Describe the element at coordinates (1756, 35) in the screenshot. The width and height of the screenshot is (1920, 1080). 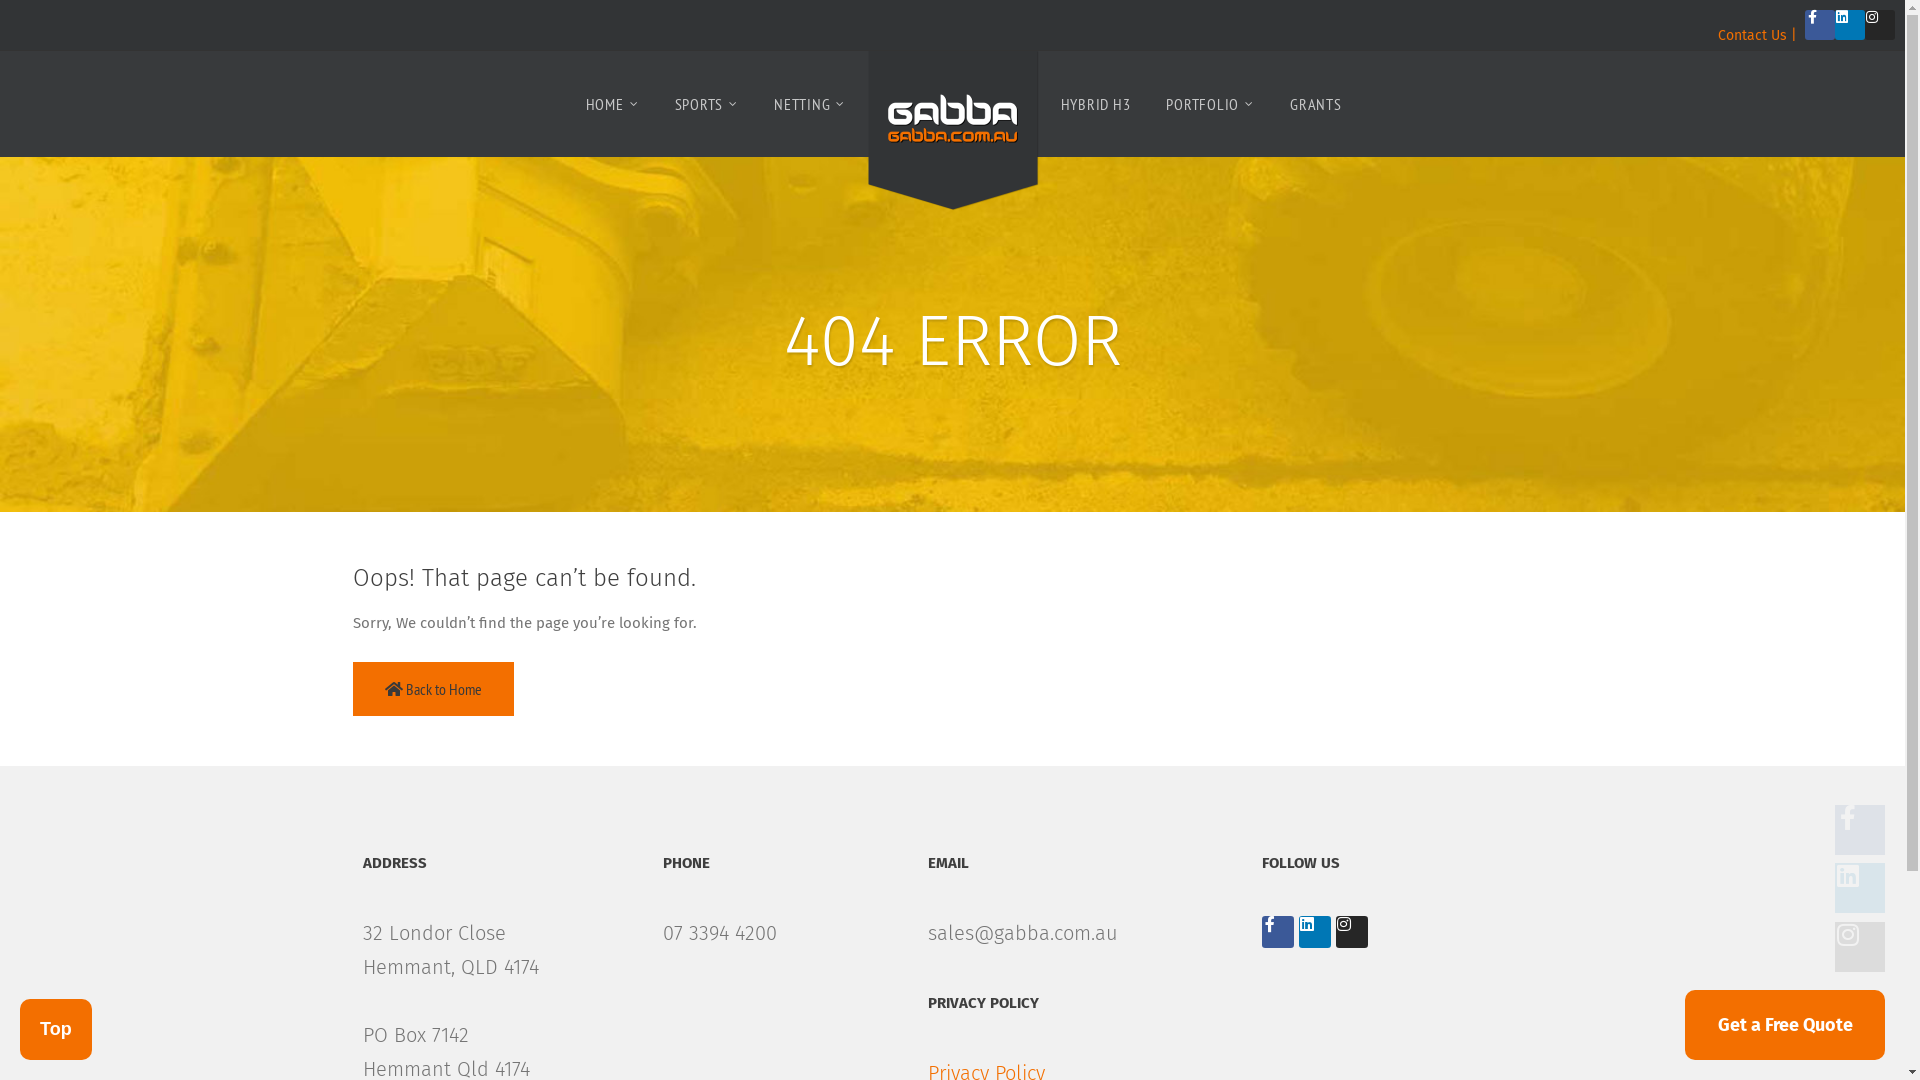
I see `'Contact Us |'` at that location.